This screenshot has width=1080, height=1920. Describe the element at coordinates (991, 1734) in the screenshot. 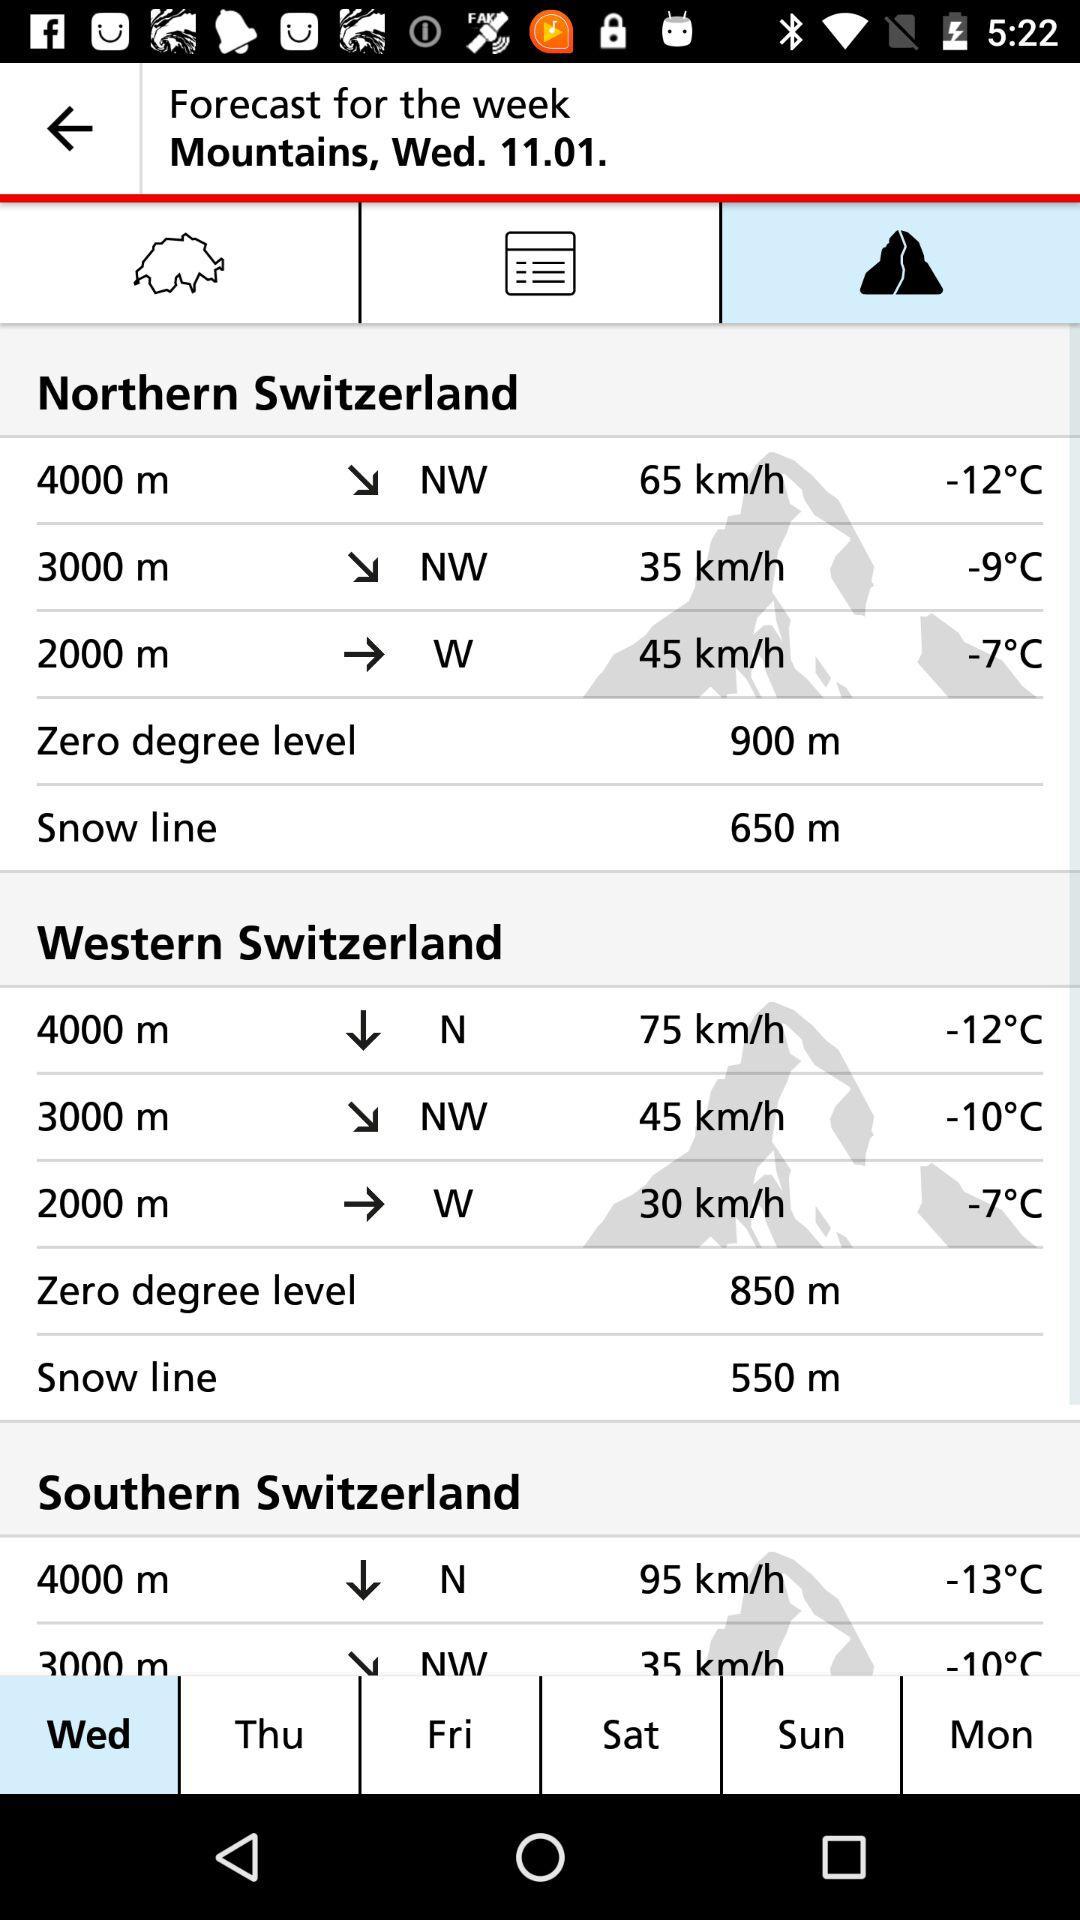

I see `mon item` at that location.